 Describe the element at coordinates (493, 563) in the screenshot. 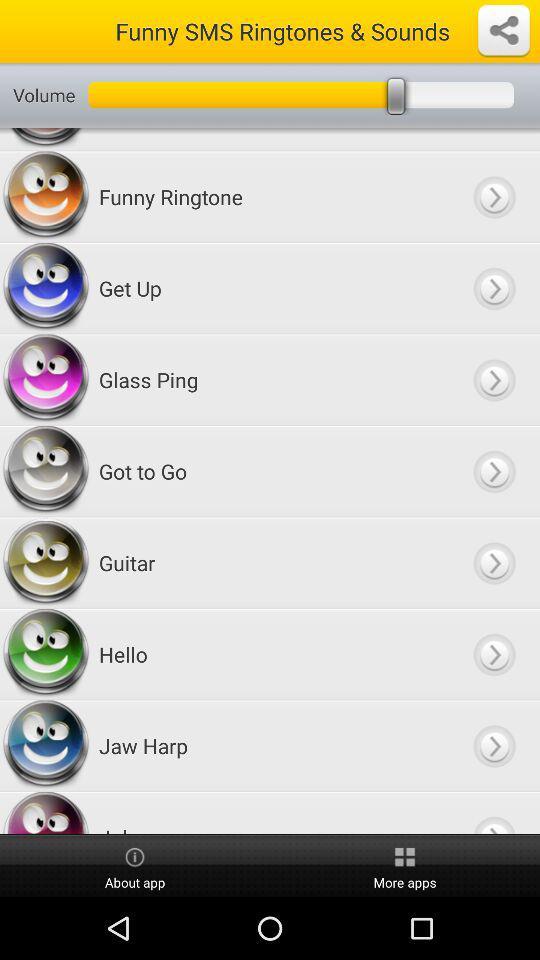

I see `option` at that location.